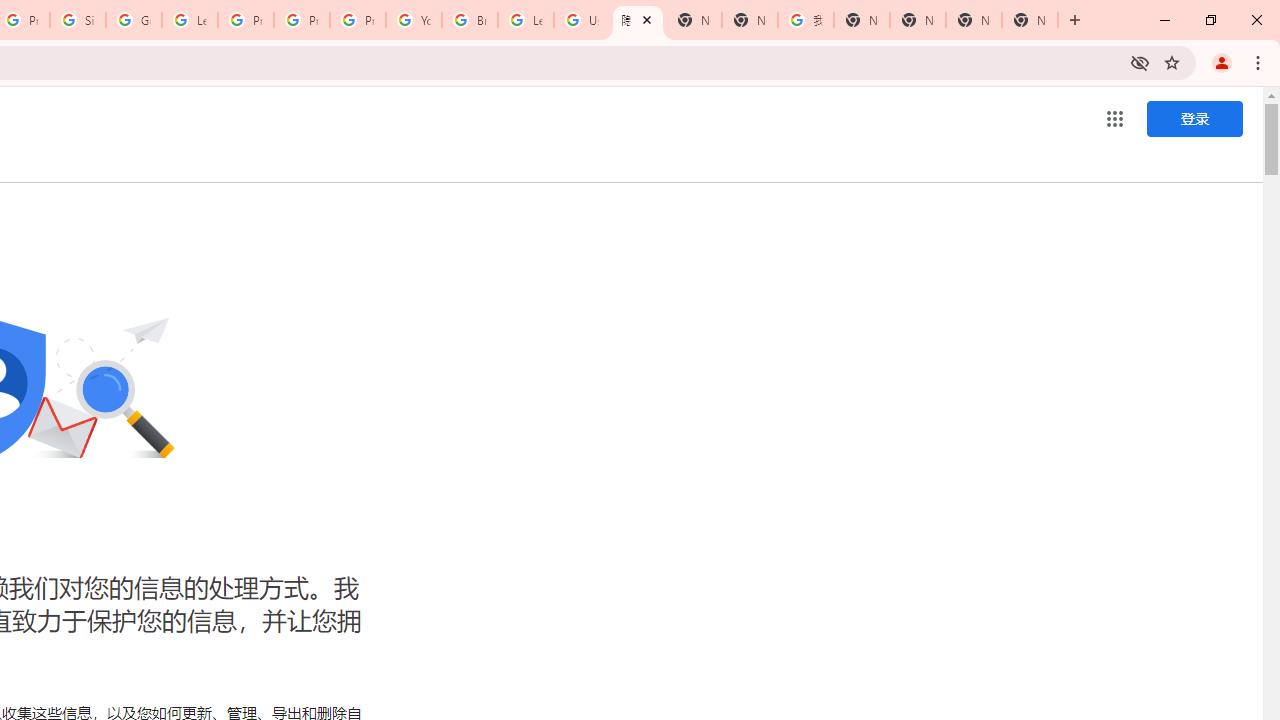 The width and height of the screenshot is (1280, 720). I want to click on 'YouTube', so click(413, 20).